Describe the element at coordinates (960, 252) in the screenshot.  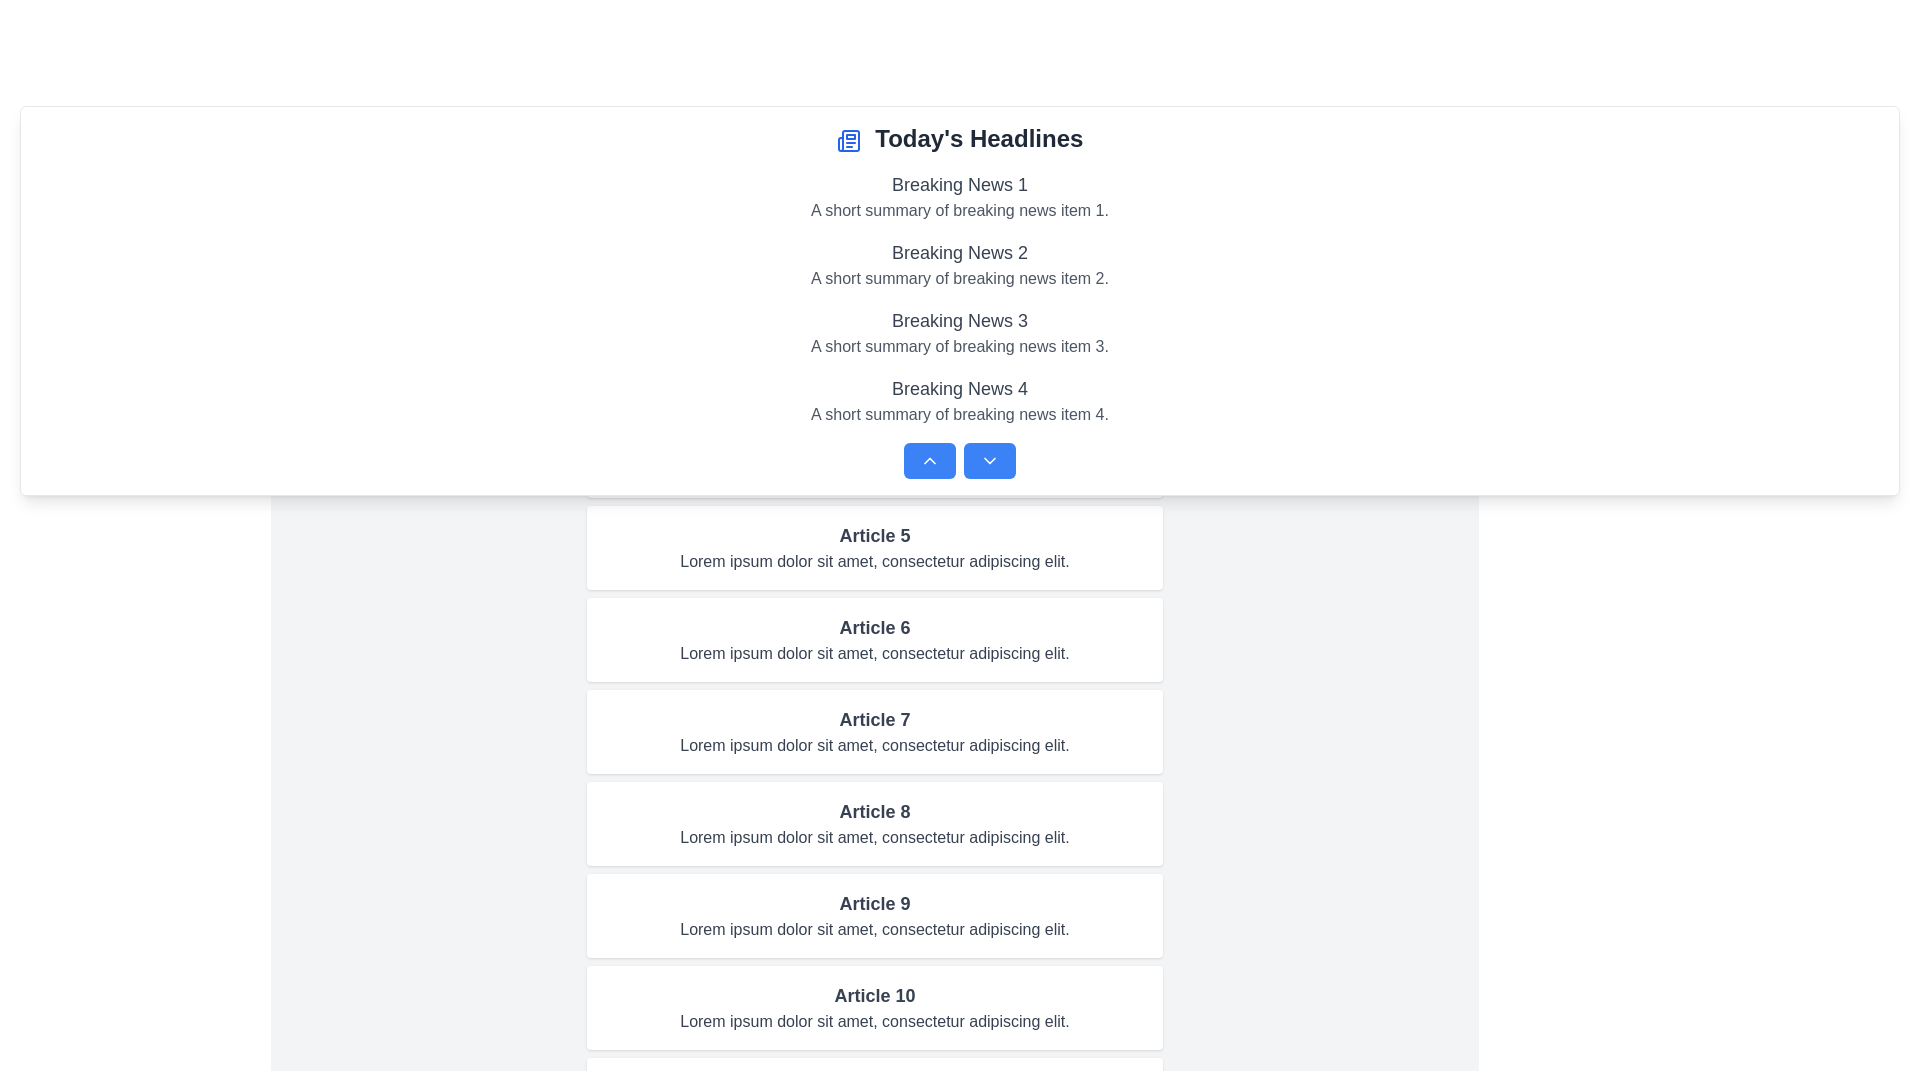
I see `text of the 'Breaking News 2' label, which is a bold, larger-sized text styled in gray, located in the upper section of the interface under 'Today's Headlines'` at that location.